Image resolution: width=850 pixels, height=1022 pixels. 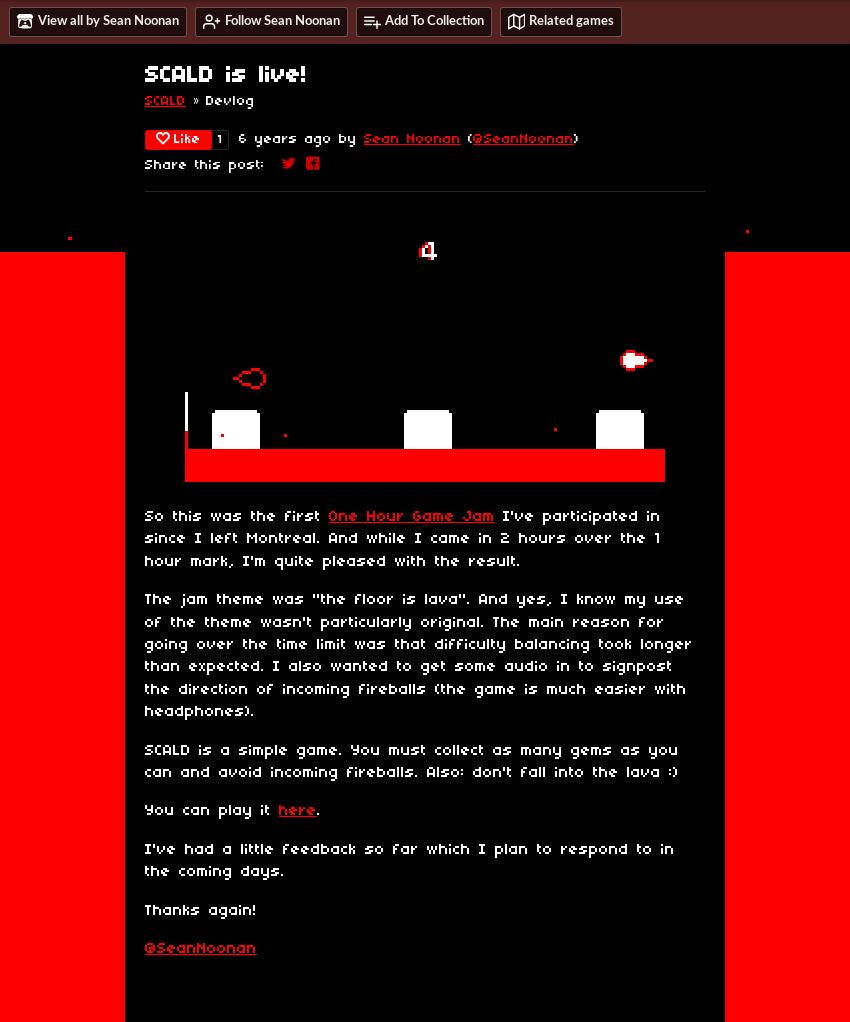 I want to click on ')', so click(x=576, y=139).